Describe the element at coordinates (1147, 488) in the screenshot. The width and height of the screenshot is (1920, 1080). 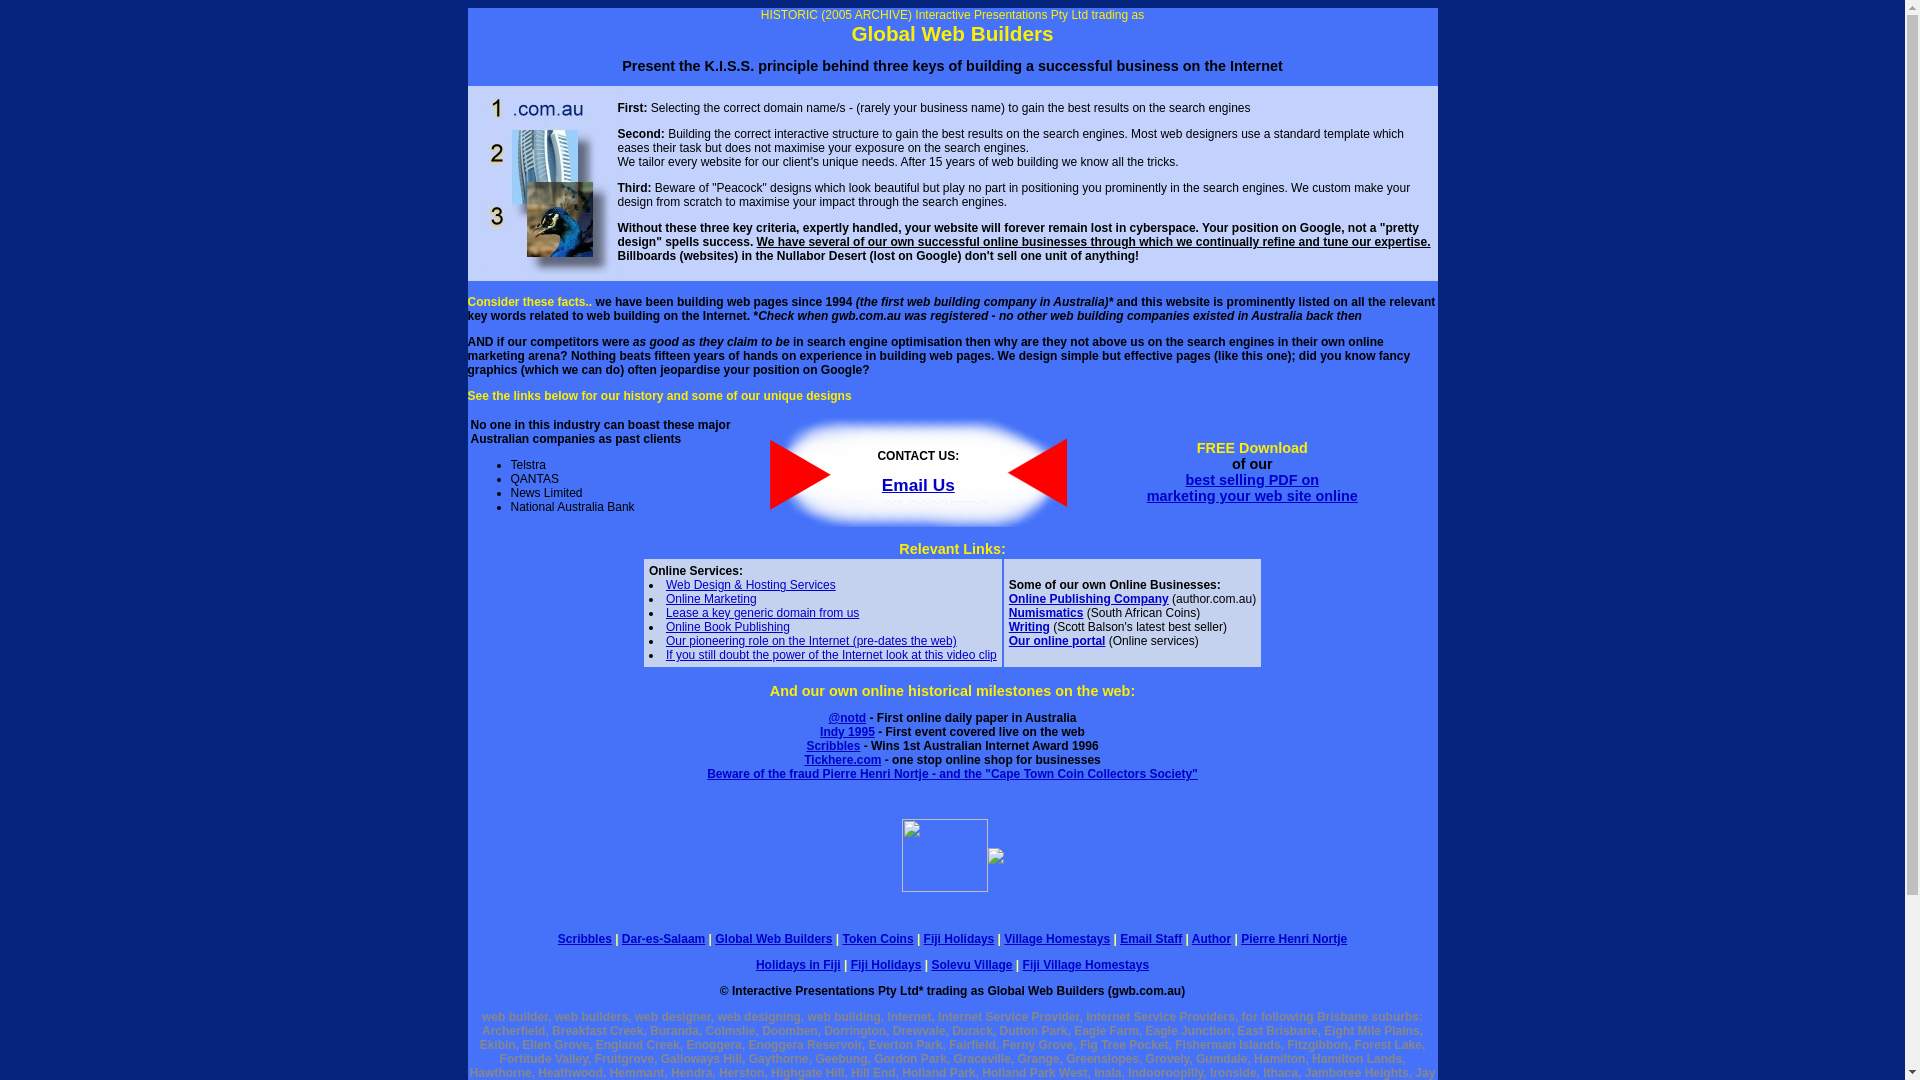
I see `'best selling PDF on` at that location.